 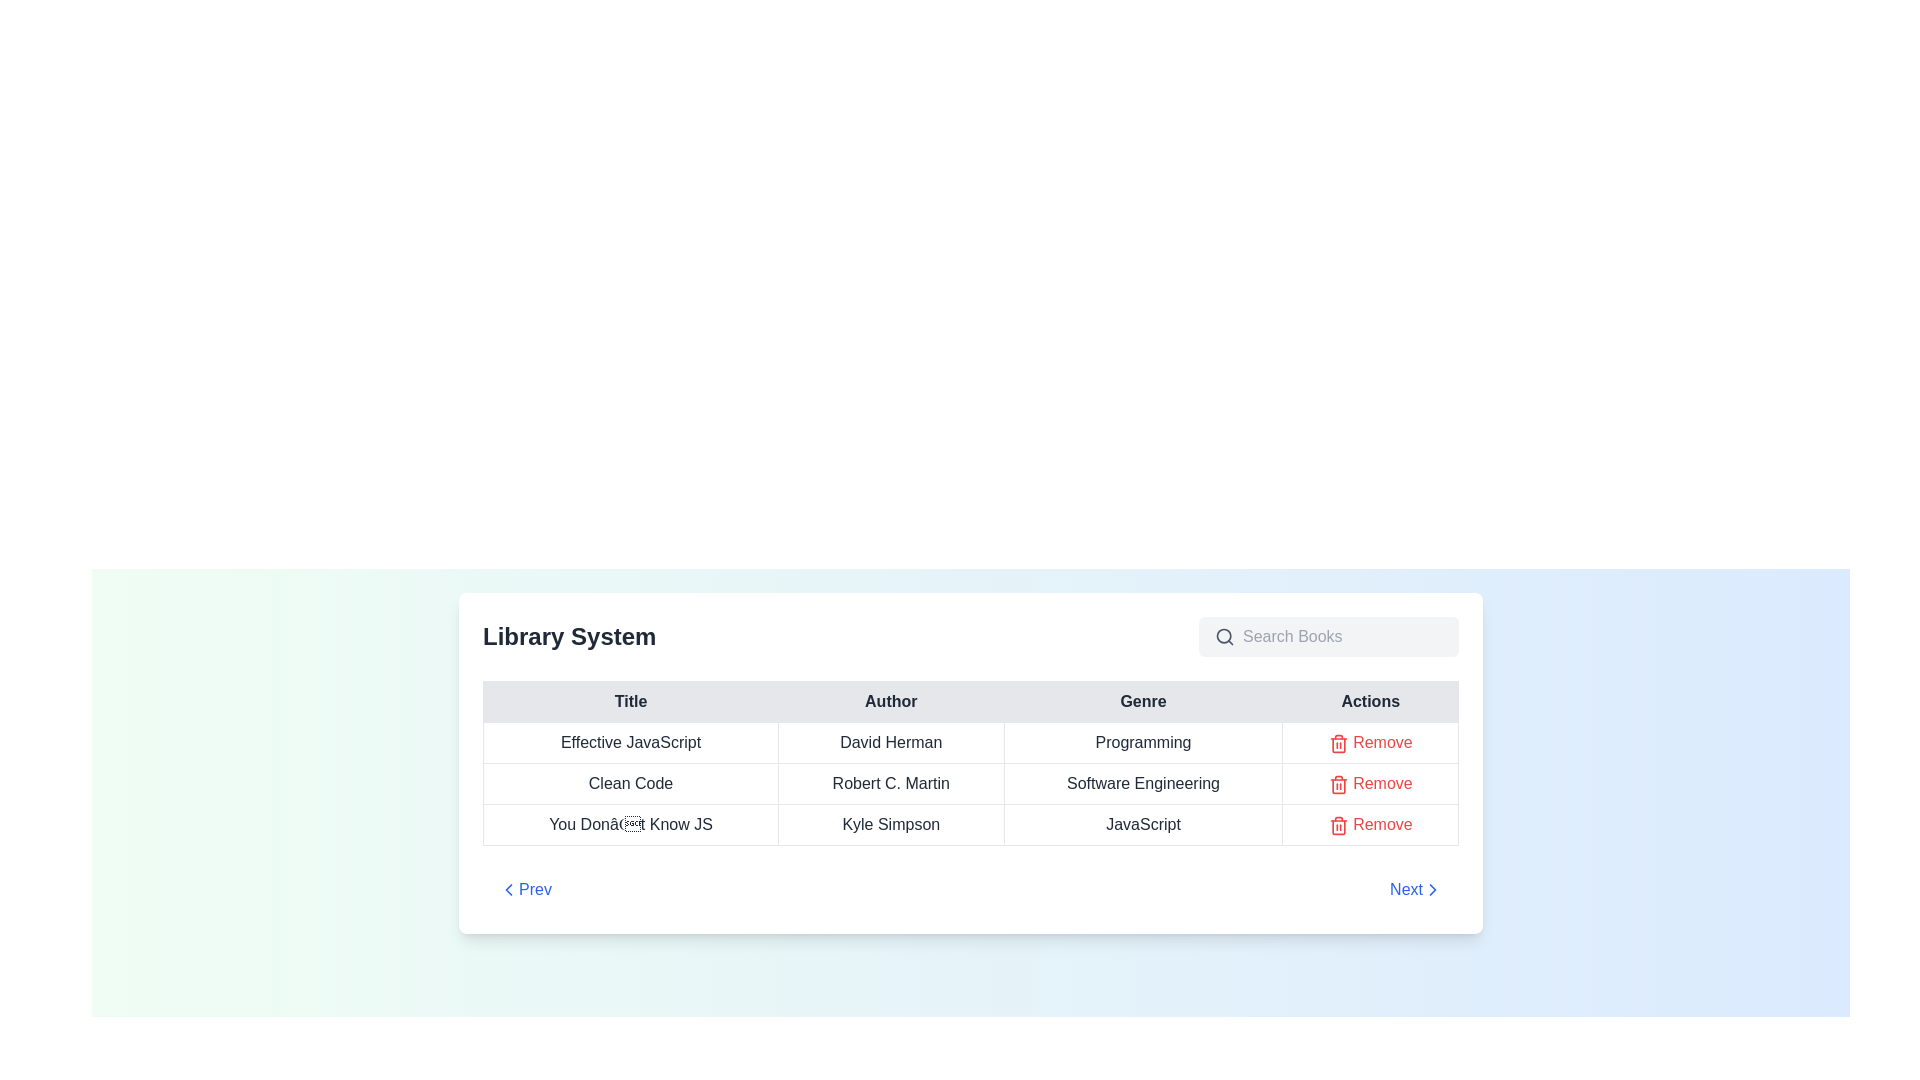 I want to click on the 'Remove' button styled in red, located in the rightmost column of the table, specifically in the third row aligned with the JavaScript genre and Kyle Simpson's entry, so click(x=1369, y=825).